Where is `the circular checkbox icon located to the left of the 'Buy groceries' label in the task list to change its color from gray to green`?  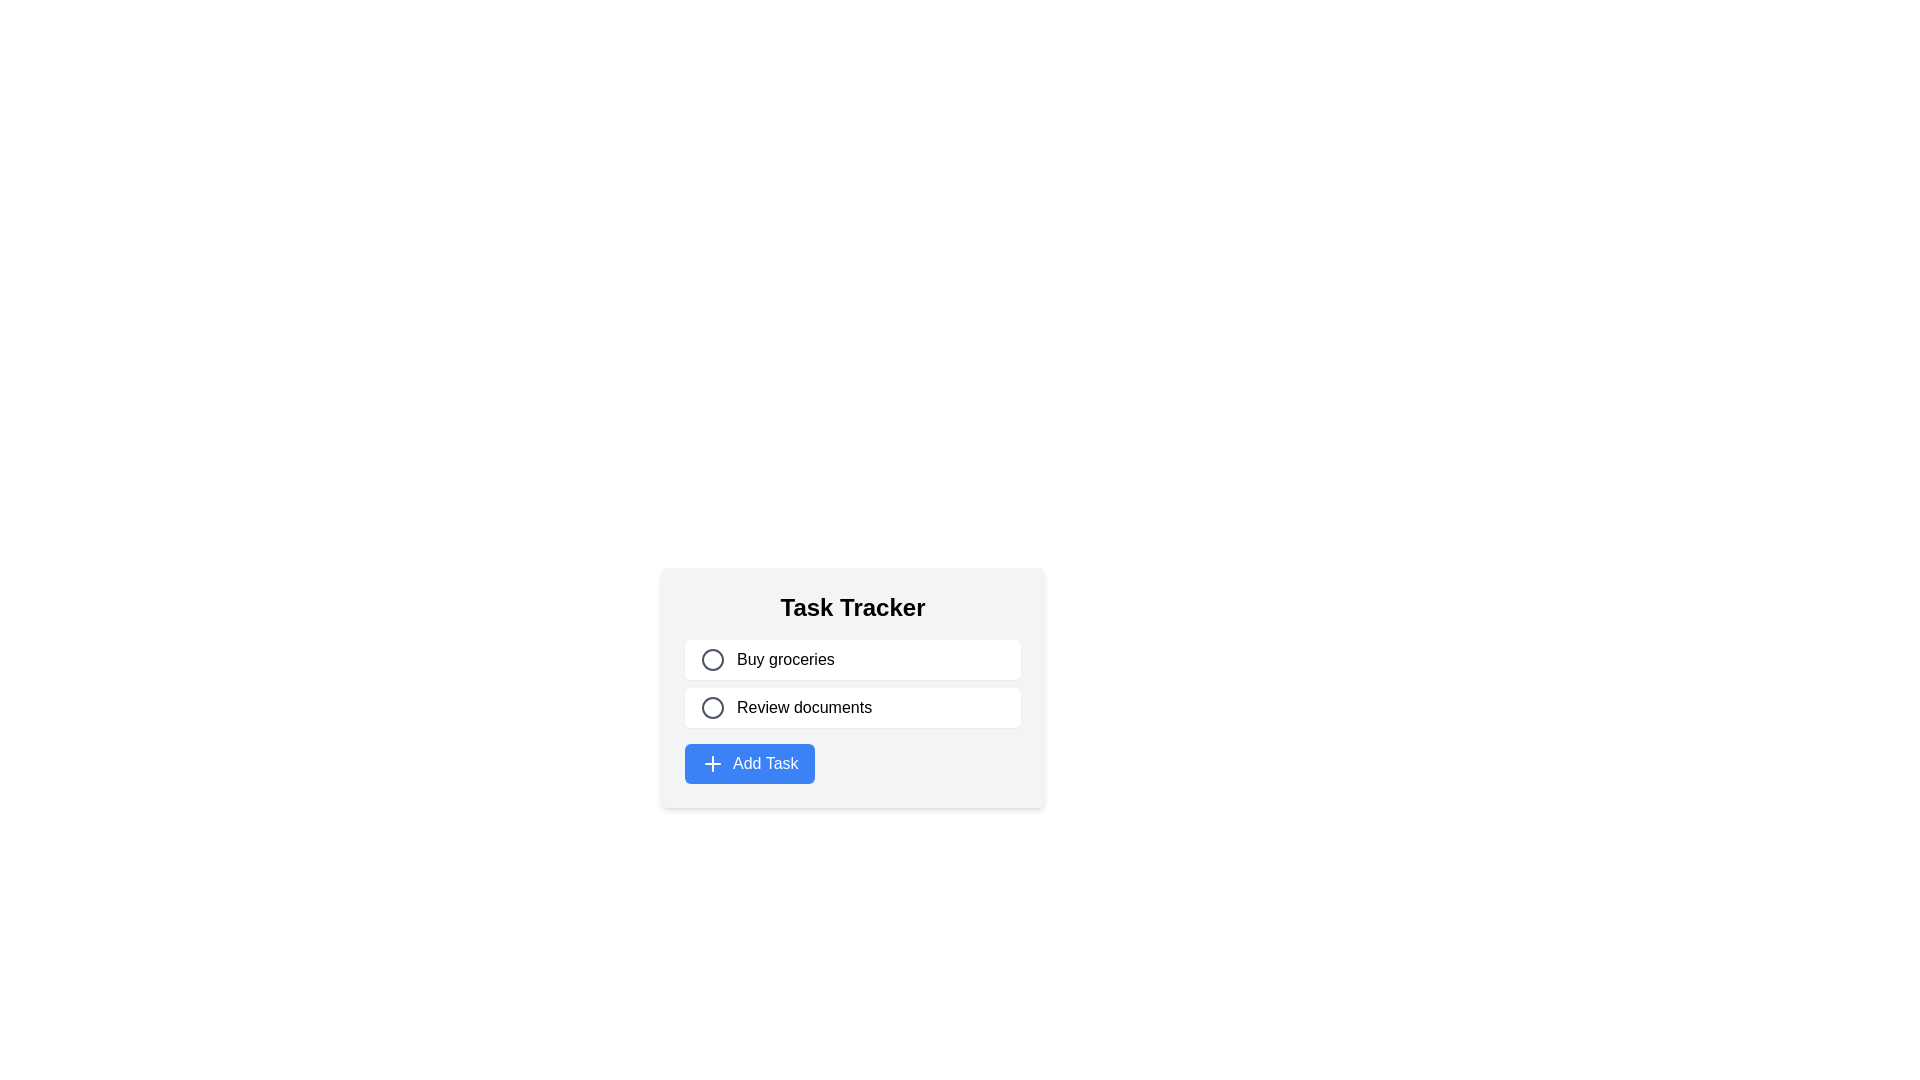 the circular checkbox icon located to the left of the 'Buy groceries' label in the task list to change its color from gray to green is located at coordinates (713, 659).